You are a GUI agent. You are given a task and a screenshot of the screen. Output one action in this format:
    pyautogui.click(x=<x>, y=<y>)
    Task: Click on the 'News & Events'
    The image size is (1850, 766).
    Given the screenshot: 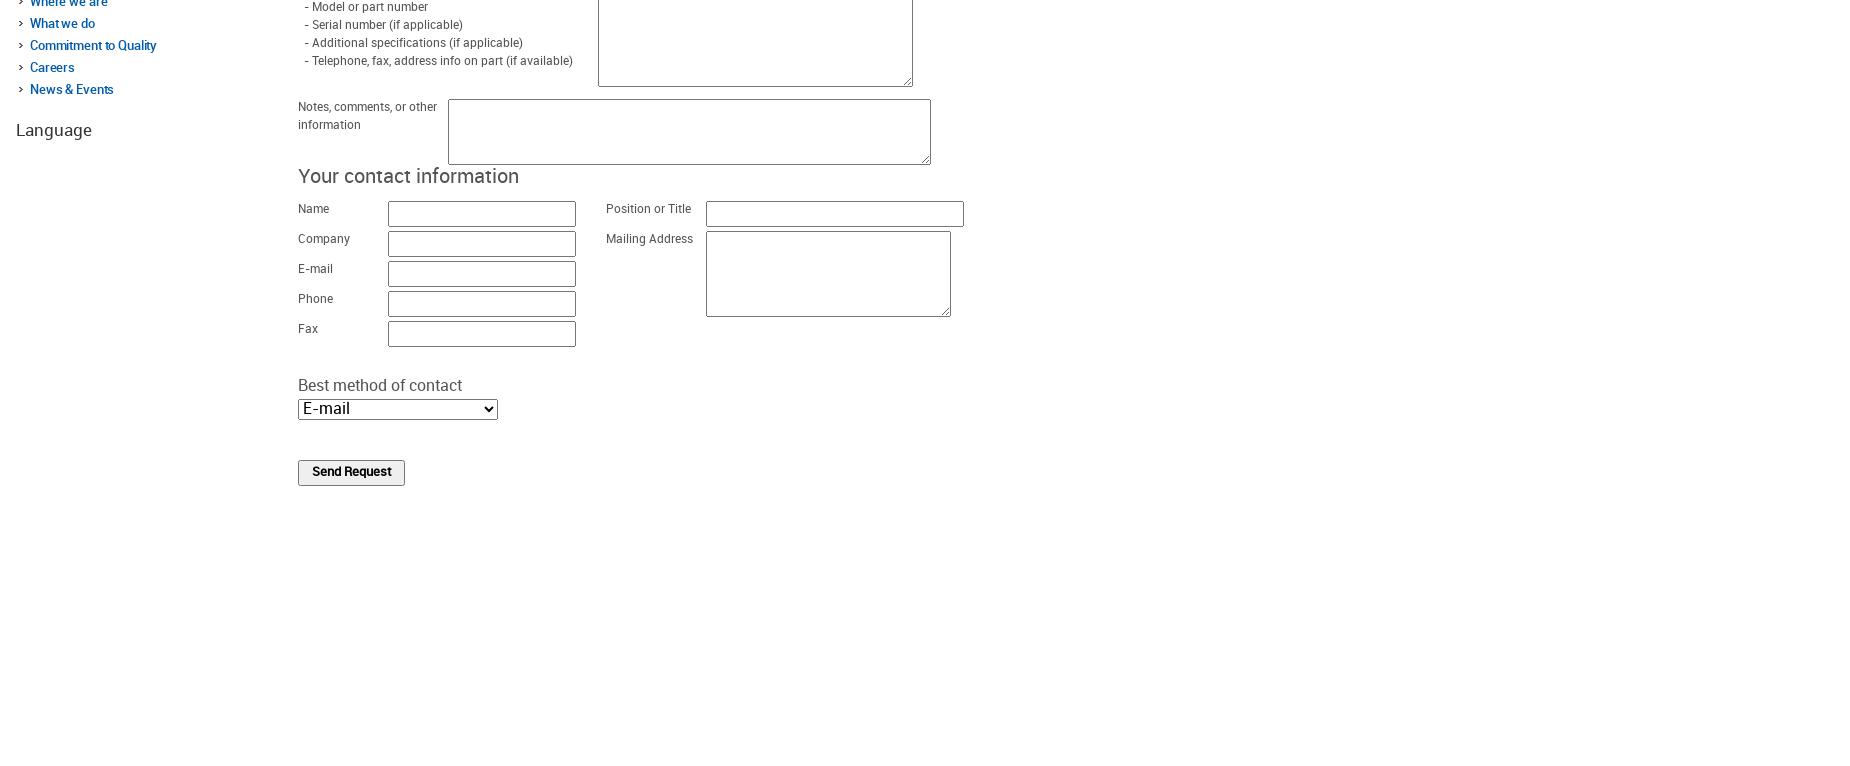 What is the action you would take?
    pyautogui.click(x=70, y=88)
    